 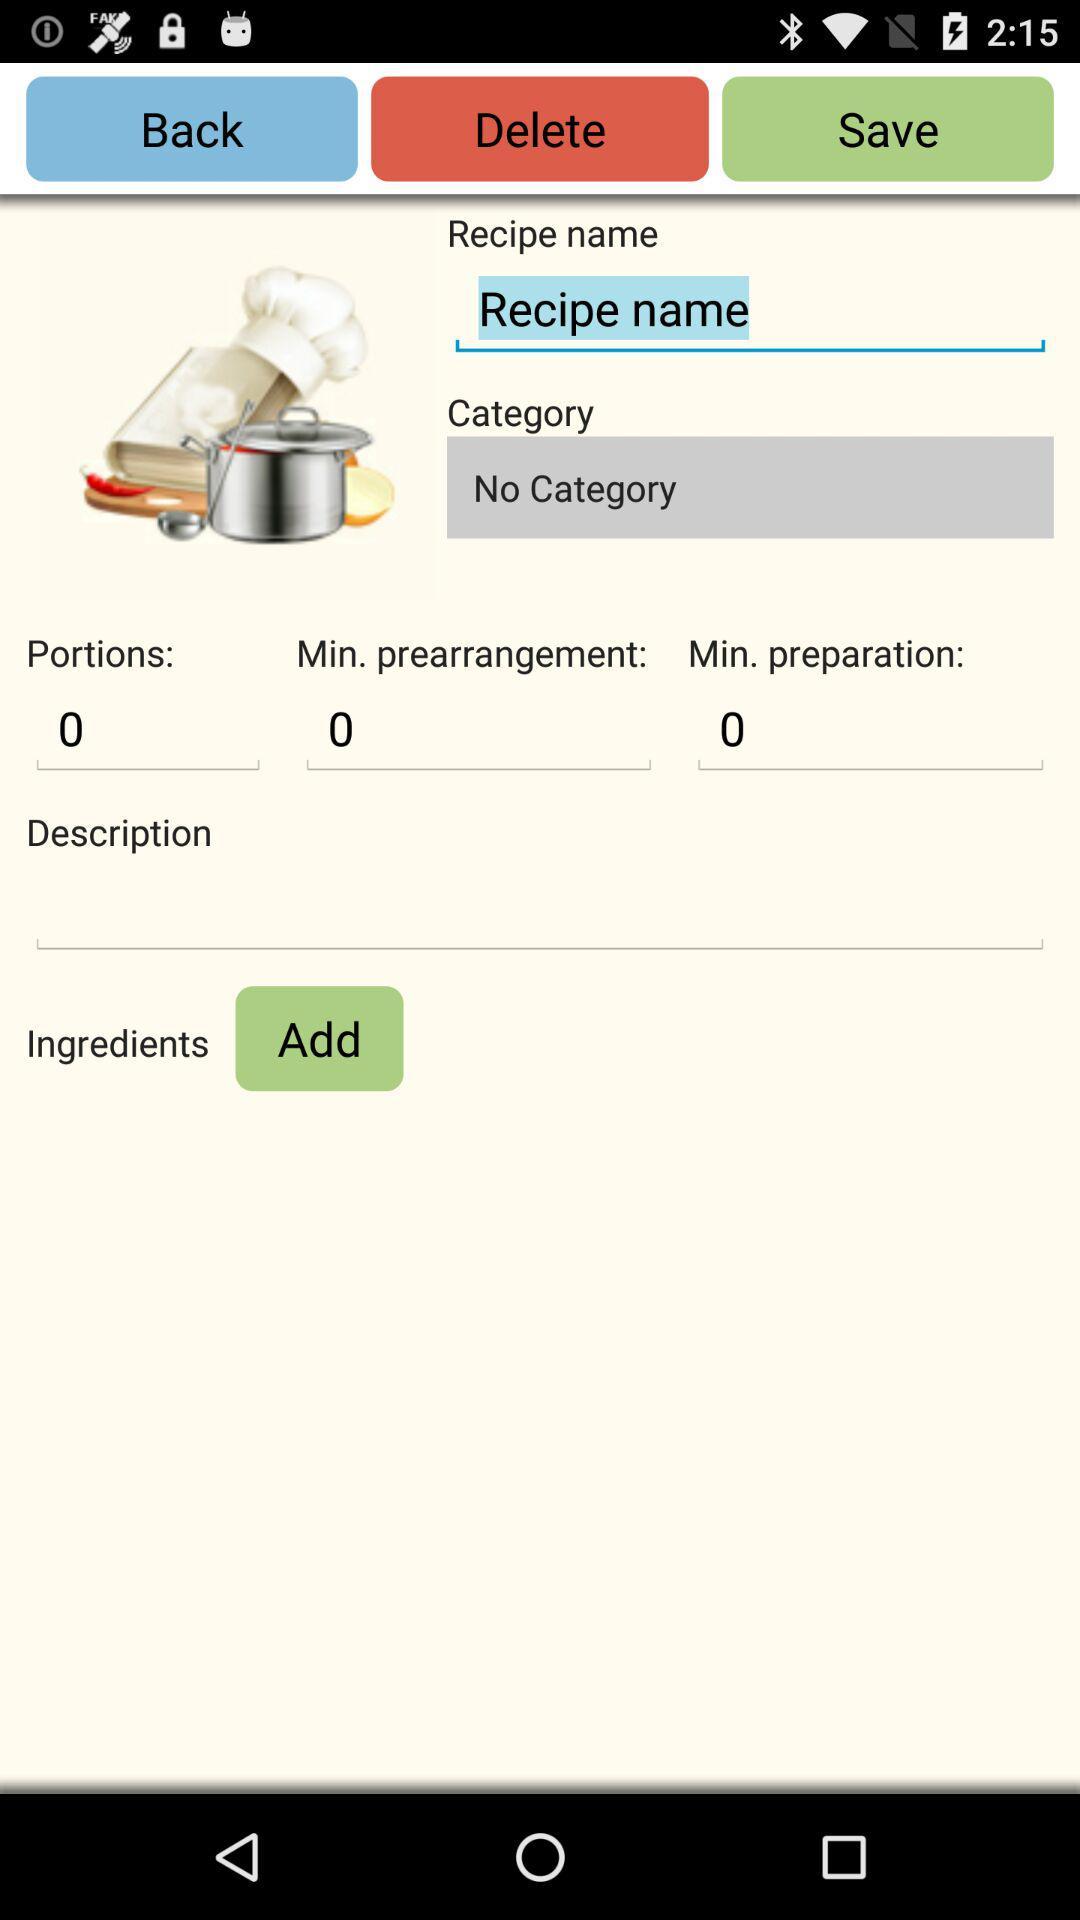 What do you see at coordinates (235, 403) in the screenshot?
I see `picture` at bounding box center [235, 403].